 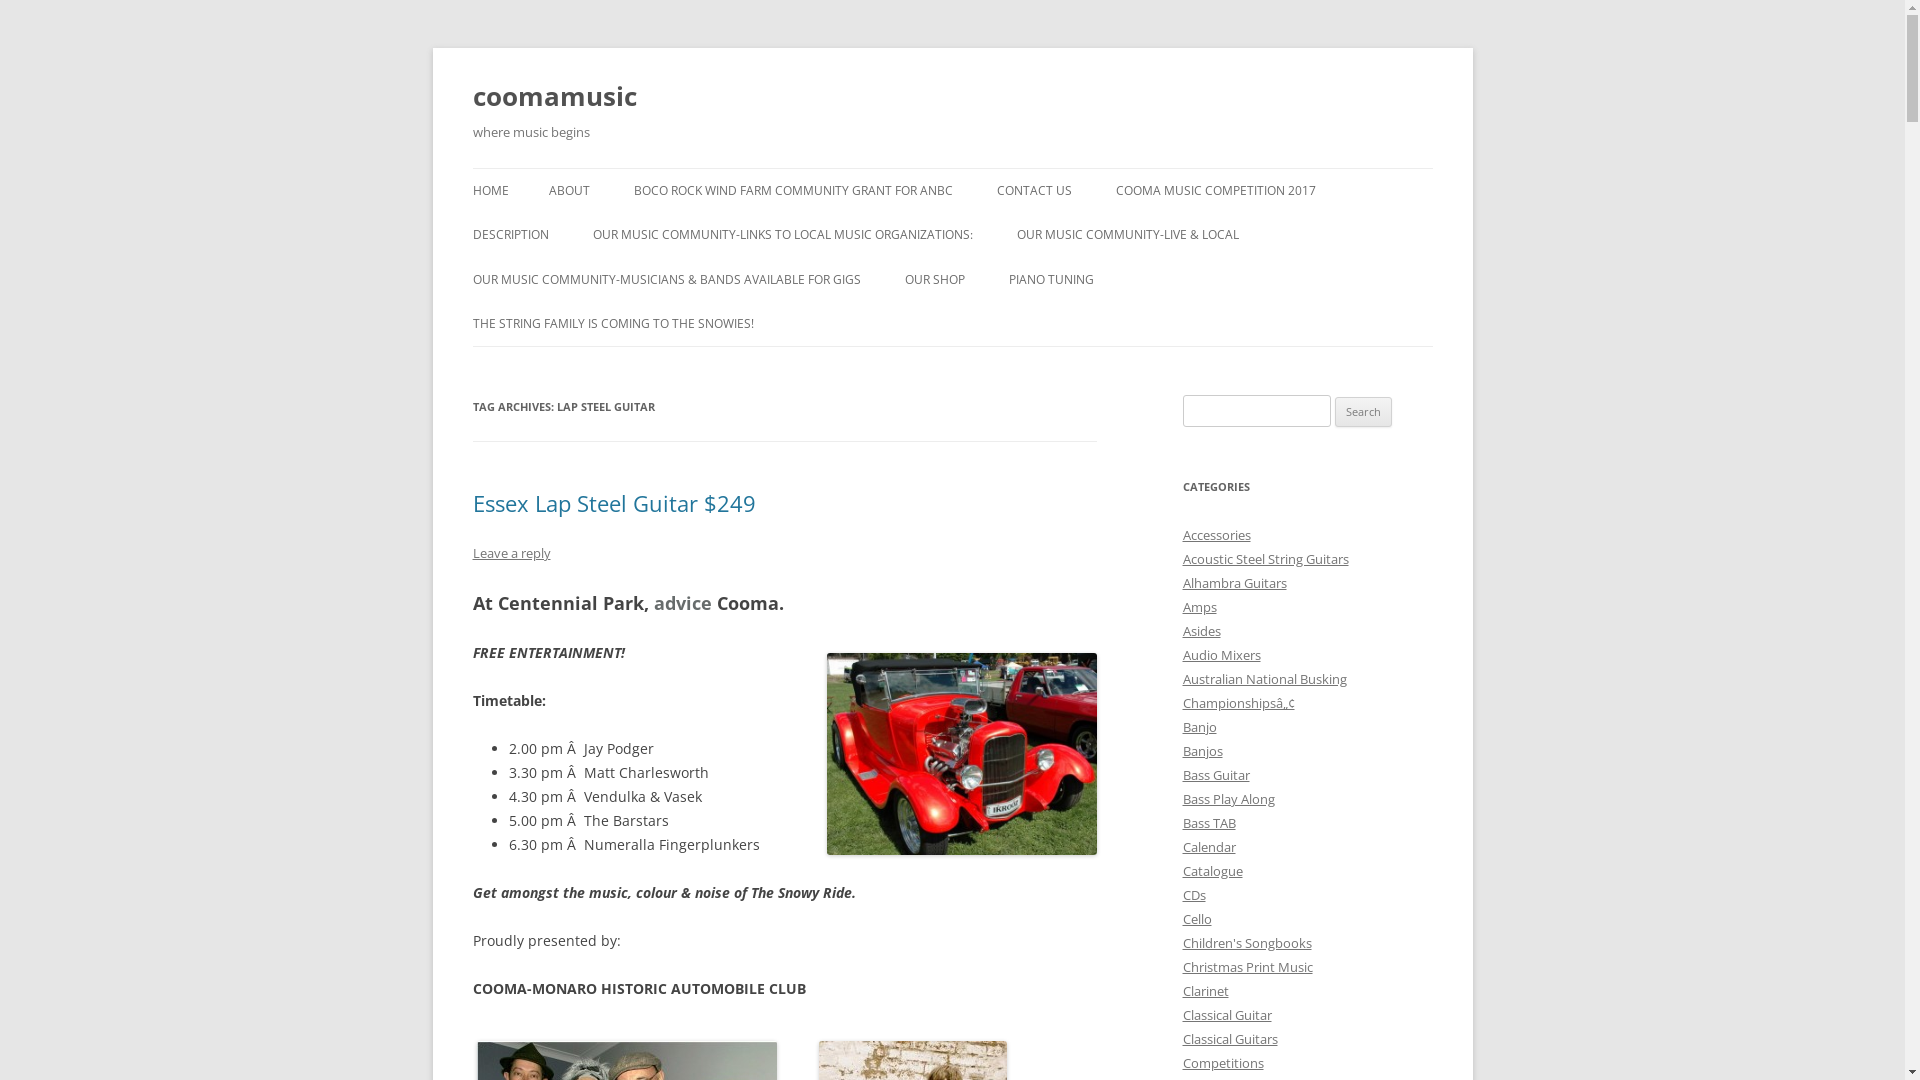 What do you see at coordinates (1207, 822) in the screenshot?
I see `'Bass TAB'` at bounding box center [1207, 822].